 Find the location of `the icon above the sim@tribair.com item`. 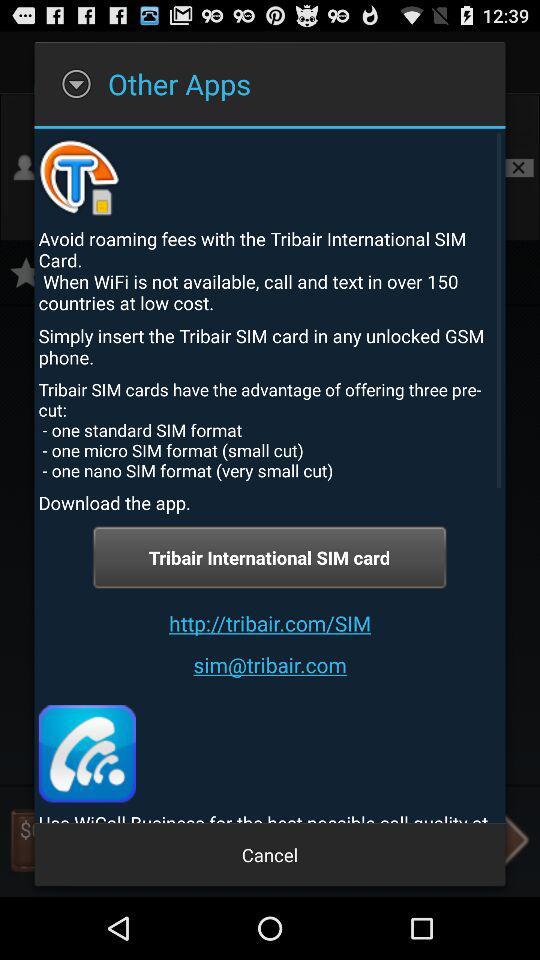

the icon above the sim@tribair.com item is located at coordinates (270, 622).